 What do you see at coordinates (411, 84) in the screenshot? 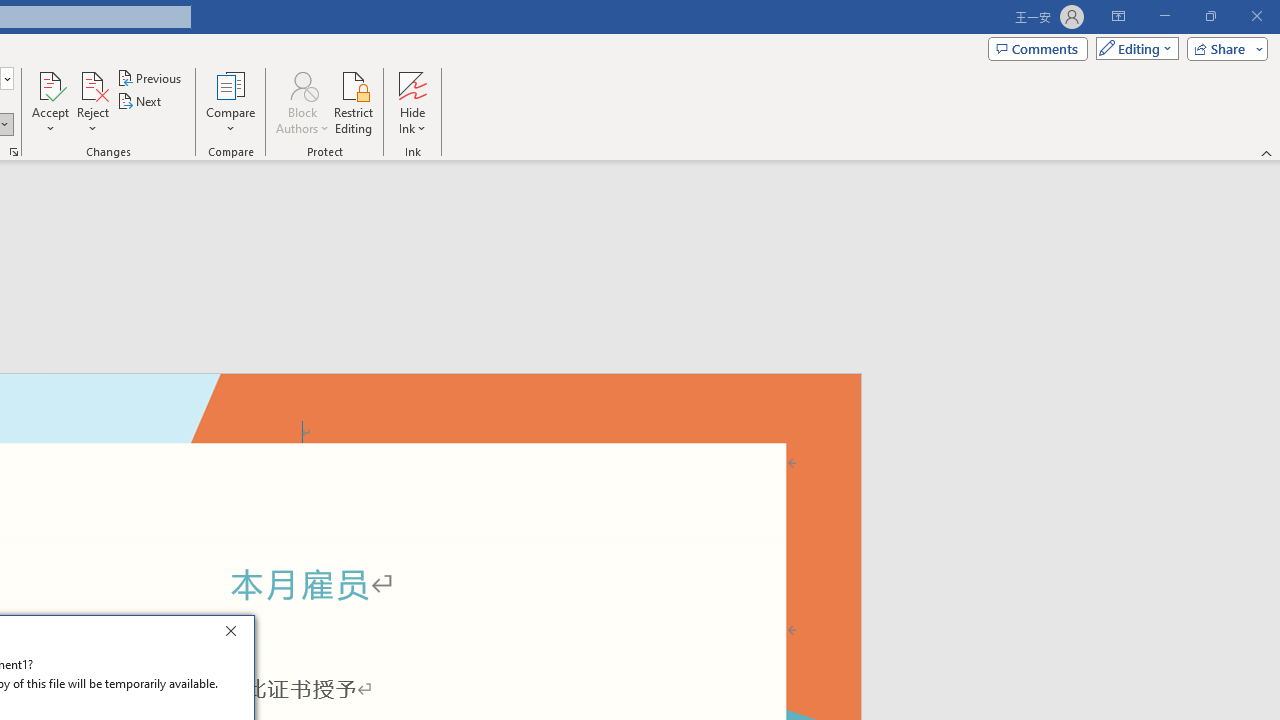
I see `'Hide Ink'` at bounding box center [411, 84].